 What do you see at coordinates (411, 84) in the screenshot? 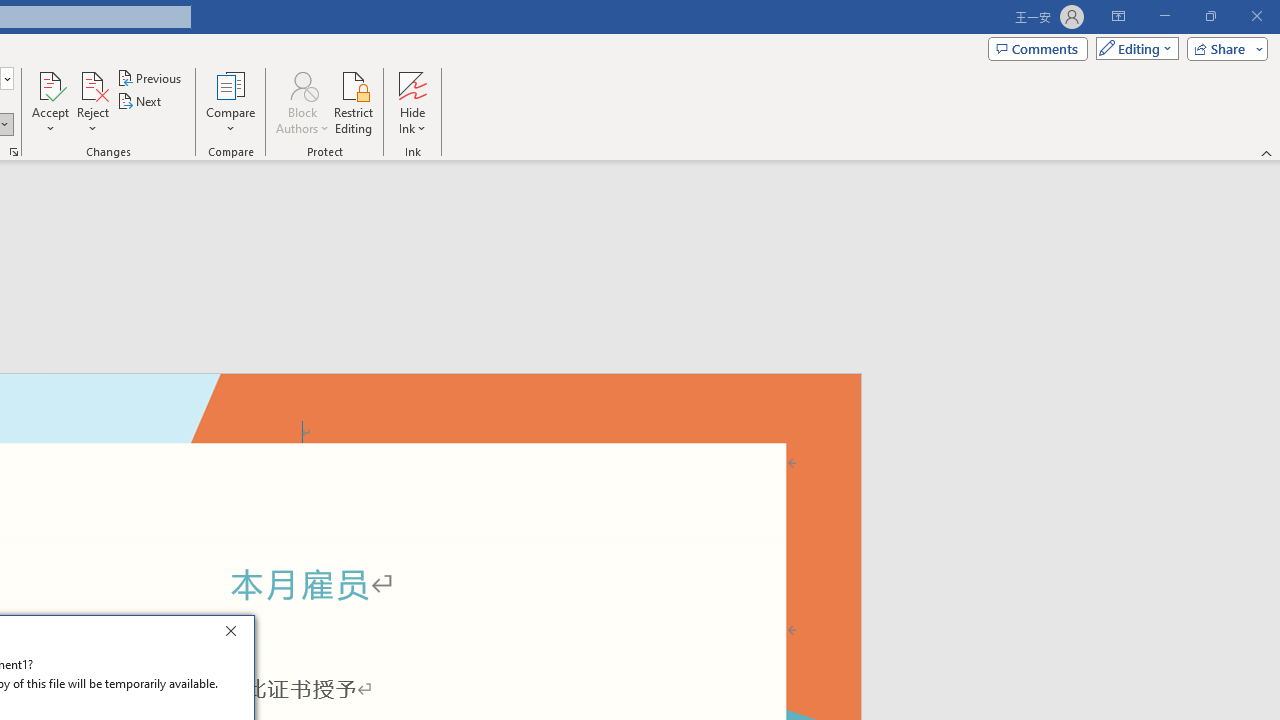
I see `'Hide Ink'` at bounding box center [411, 84].